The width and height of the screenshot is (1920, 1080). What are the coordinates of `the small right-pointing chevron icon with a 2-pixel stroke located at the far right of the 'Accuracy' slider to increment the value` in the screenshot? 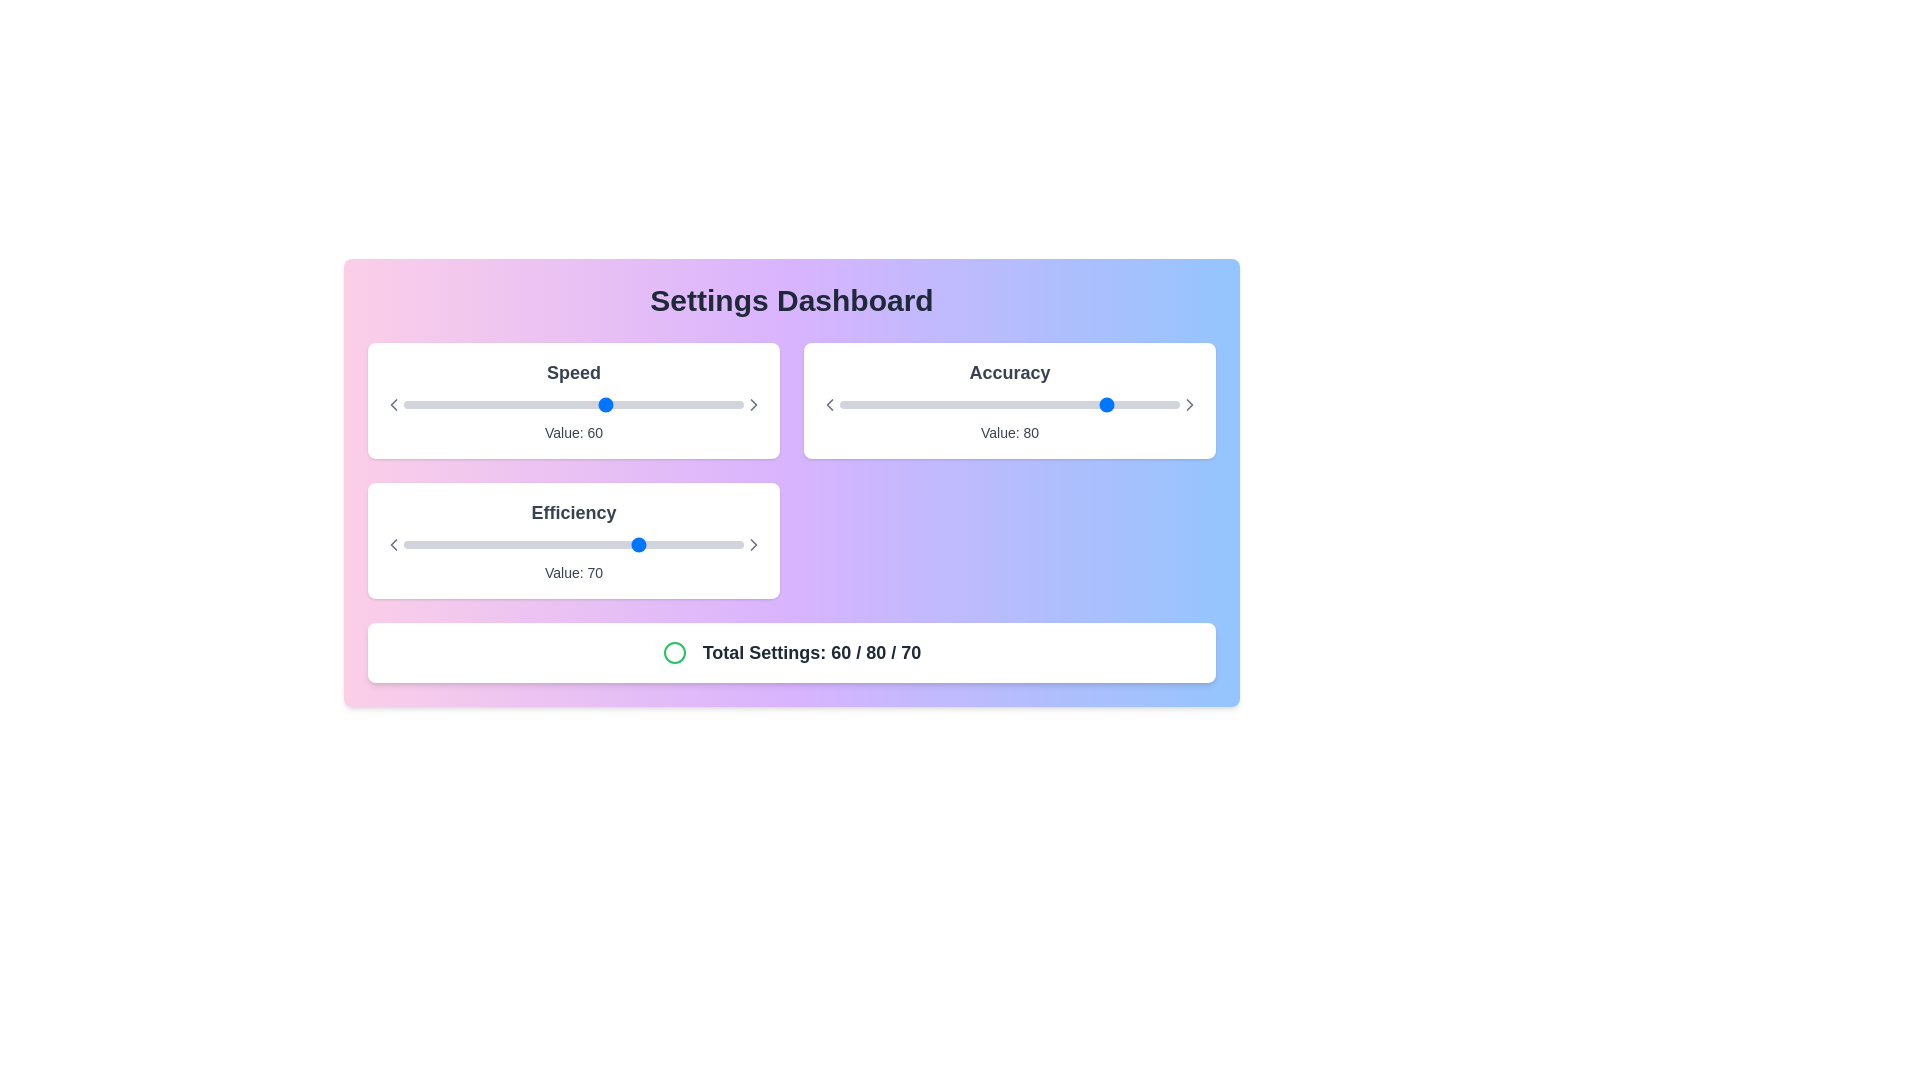 It's located at (1190, 405).